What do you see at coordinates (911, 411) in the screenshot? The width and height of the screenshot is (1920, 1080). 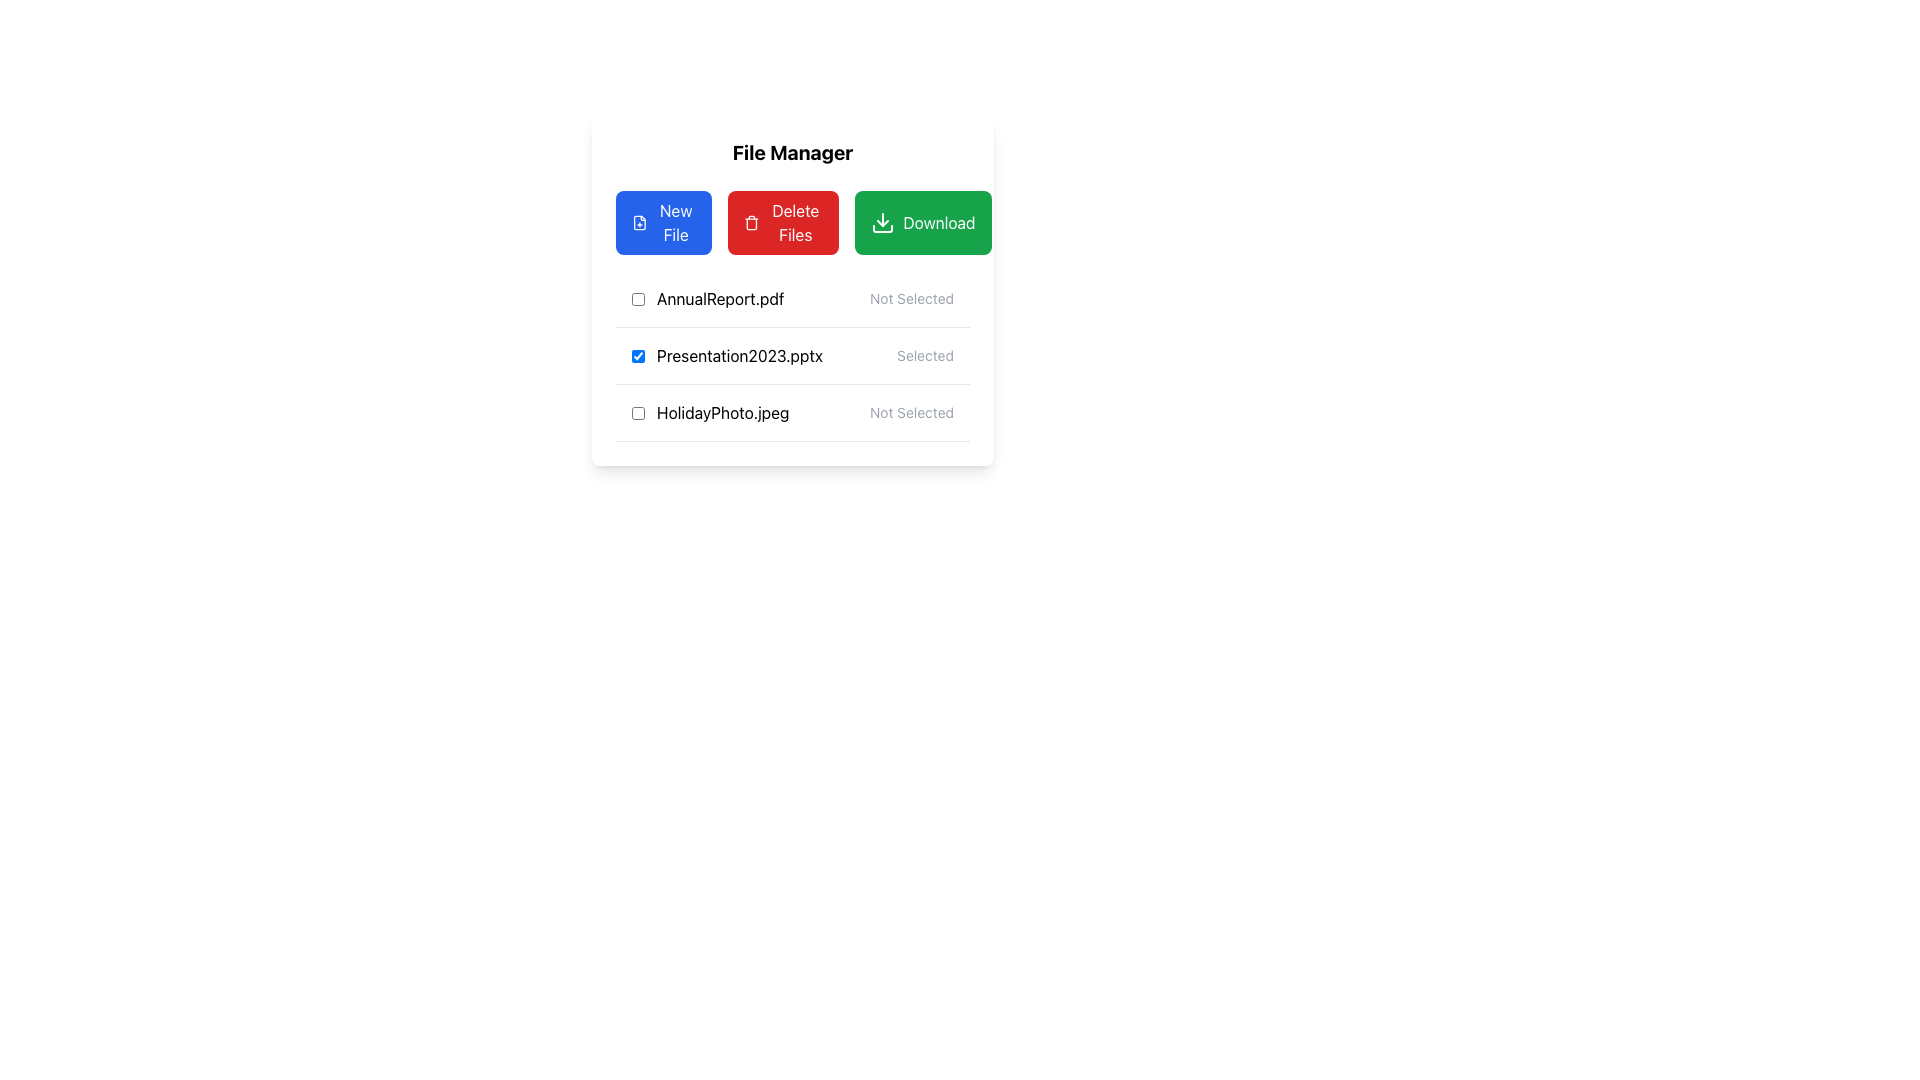 I see `the Label or Static Text that displays the selection status of 'HolidayPhoto.jpeg' file, located on the right side of its row in the file manager interface` at bounding box center [911, 411].